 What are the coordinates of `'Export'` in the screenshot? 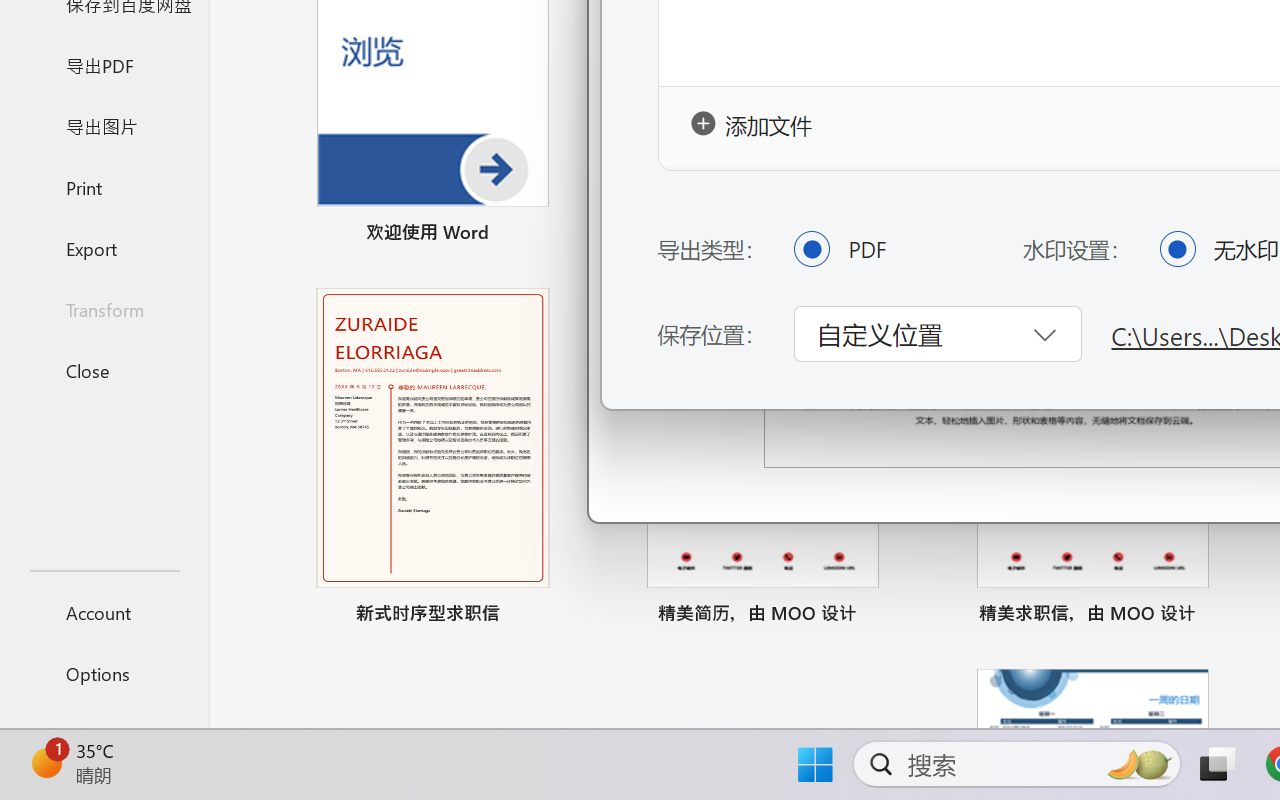 It's located at (103, 247).